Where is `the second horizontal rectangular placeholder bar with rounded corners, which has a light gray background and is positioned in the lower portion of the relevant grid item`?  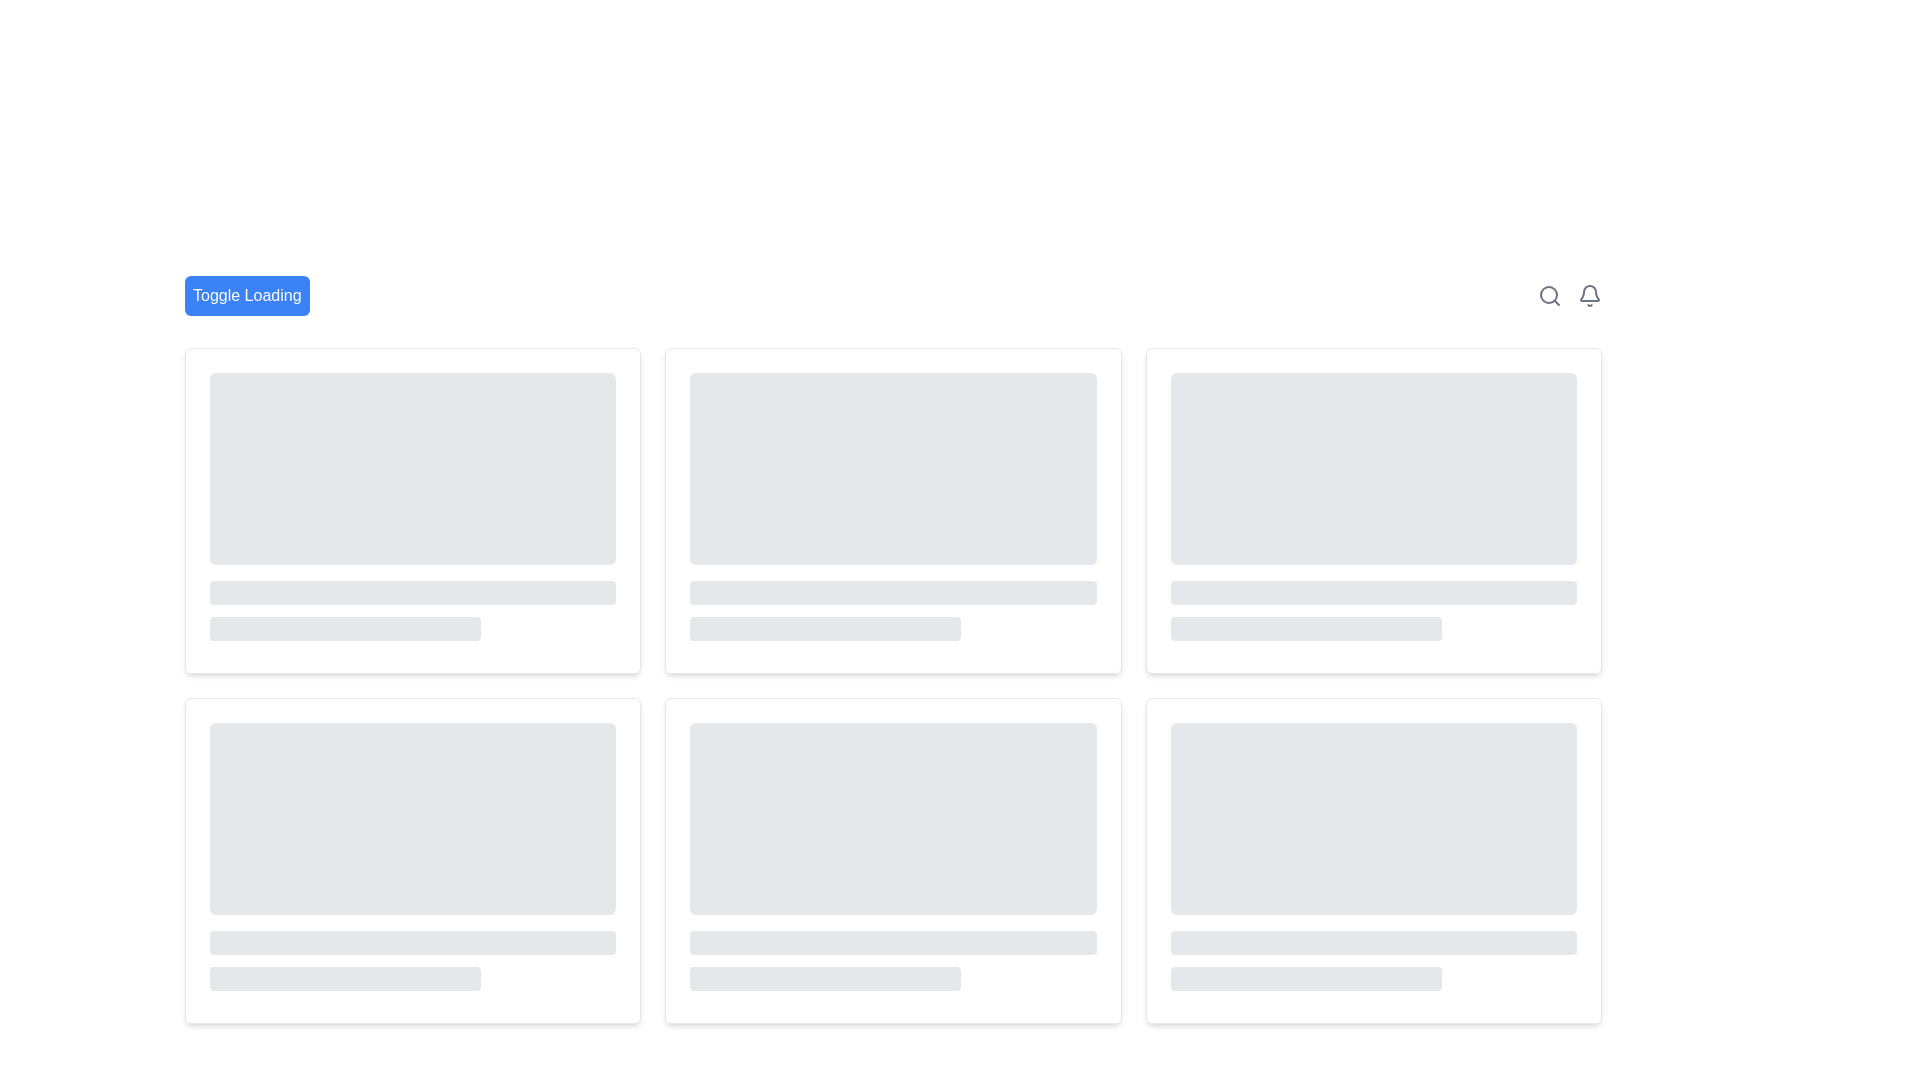 the second horizontal rectangular placeholder bar with rounded corners, which has a light gray background and is positioned in the lower portion of the relevant grid item is located at coordinates (412, 942).